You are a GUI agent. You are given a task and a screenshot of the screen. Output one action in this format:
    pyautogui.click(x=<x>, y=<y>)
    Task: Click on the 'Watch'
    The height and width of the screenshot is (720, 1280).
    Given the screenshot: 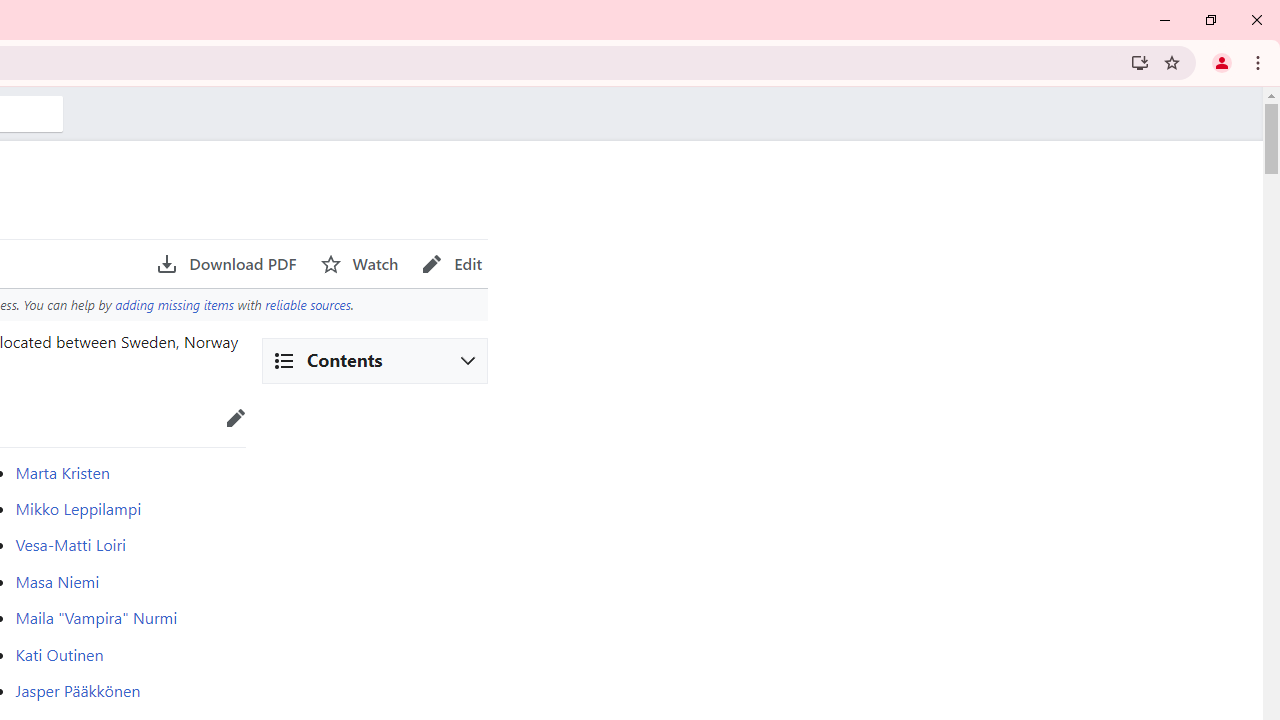 What is the action you would take?
    pyautogui.click(x=359, y=263)
    